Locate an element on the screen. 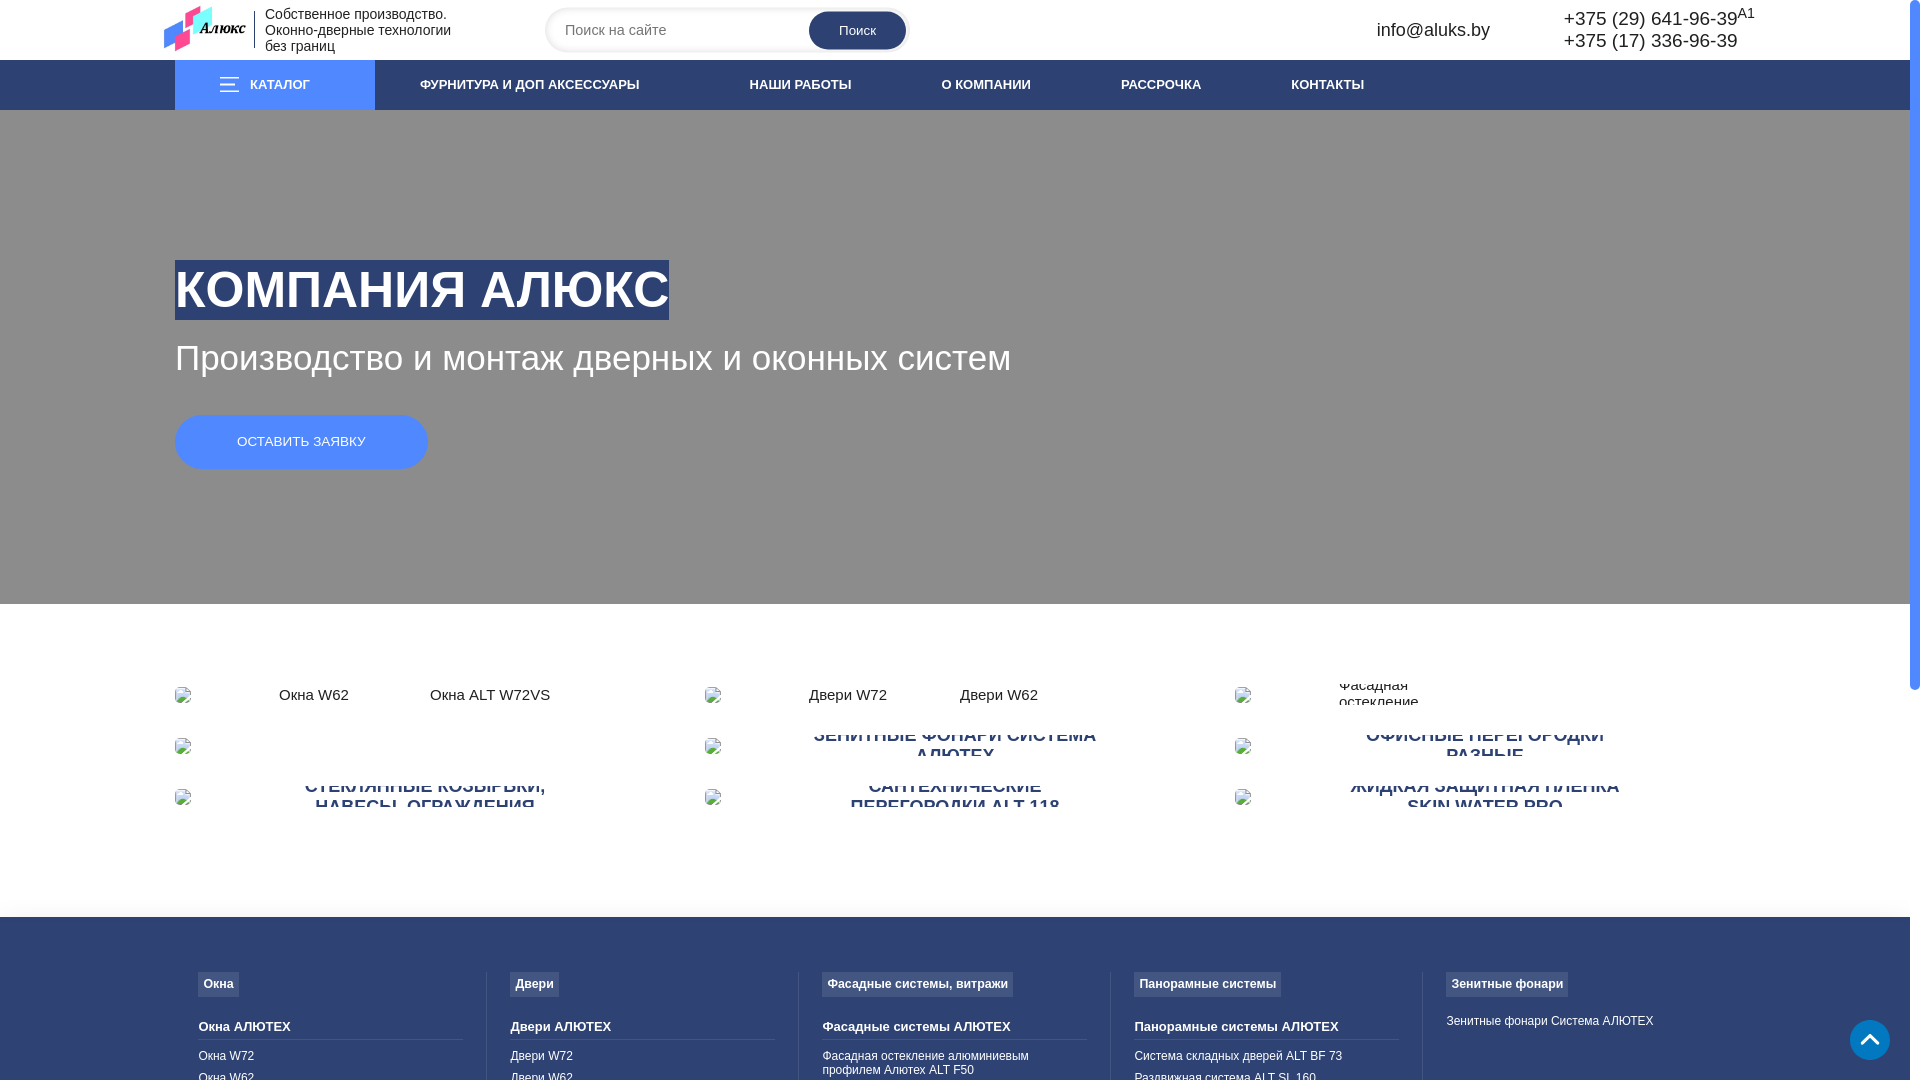 This screenshot has width=1920, height=1080. '+375 (17) 336-96-39' is located at coordinates (1651, 40).